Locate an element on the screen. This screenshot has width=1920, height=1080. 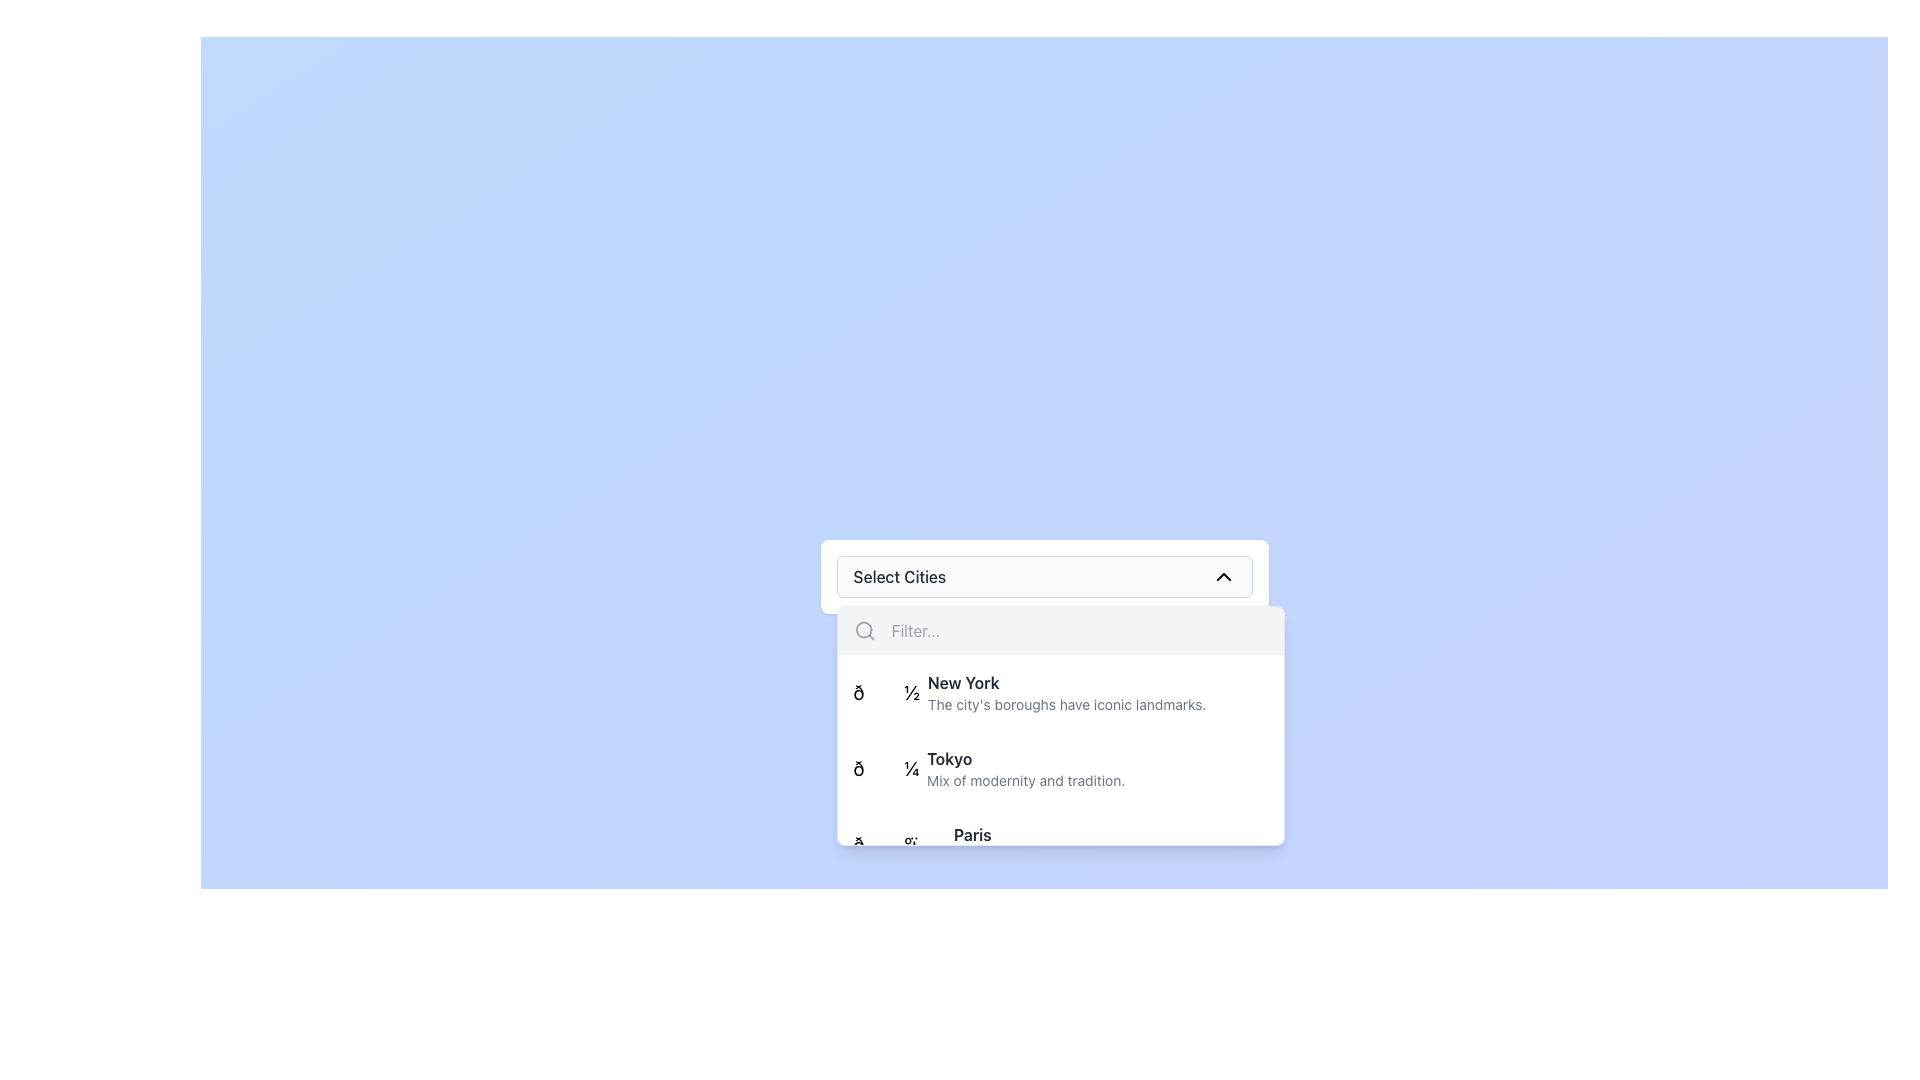
the List Item displaying information about the city 'Tokyo', which is the second entry in the dropdown list, located between 'New York' and 'Paris' is located at coordinates (1059, 805).